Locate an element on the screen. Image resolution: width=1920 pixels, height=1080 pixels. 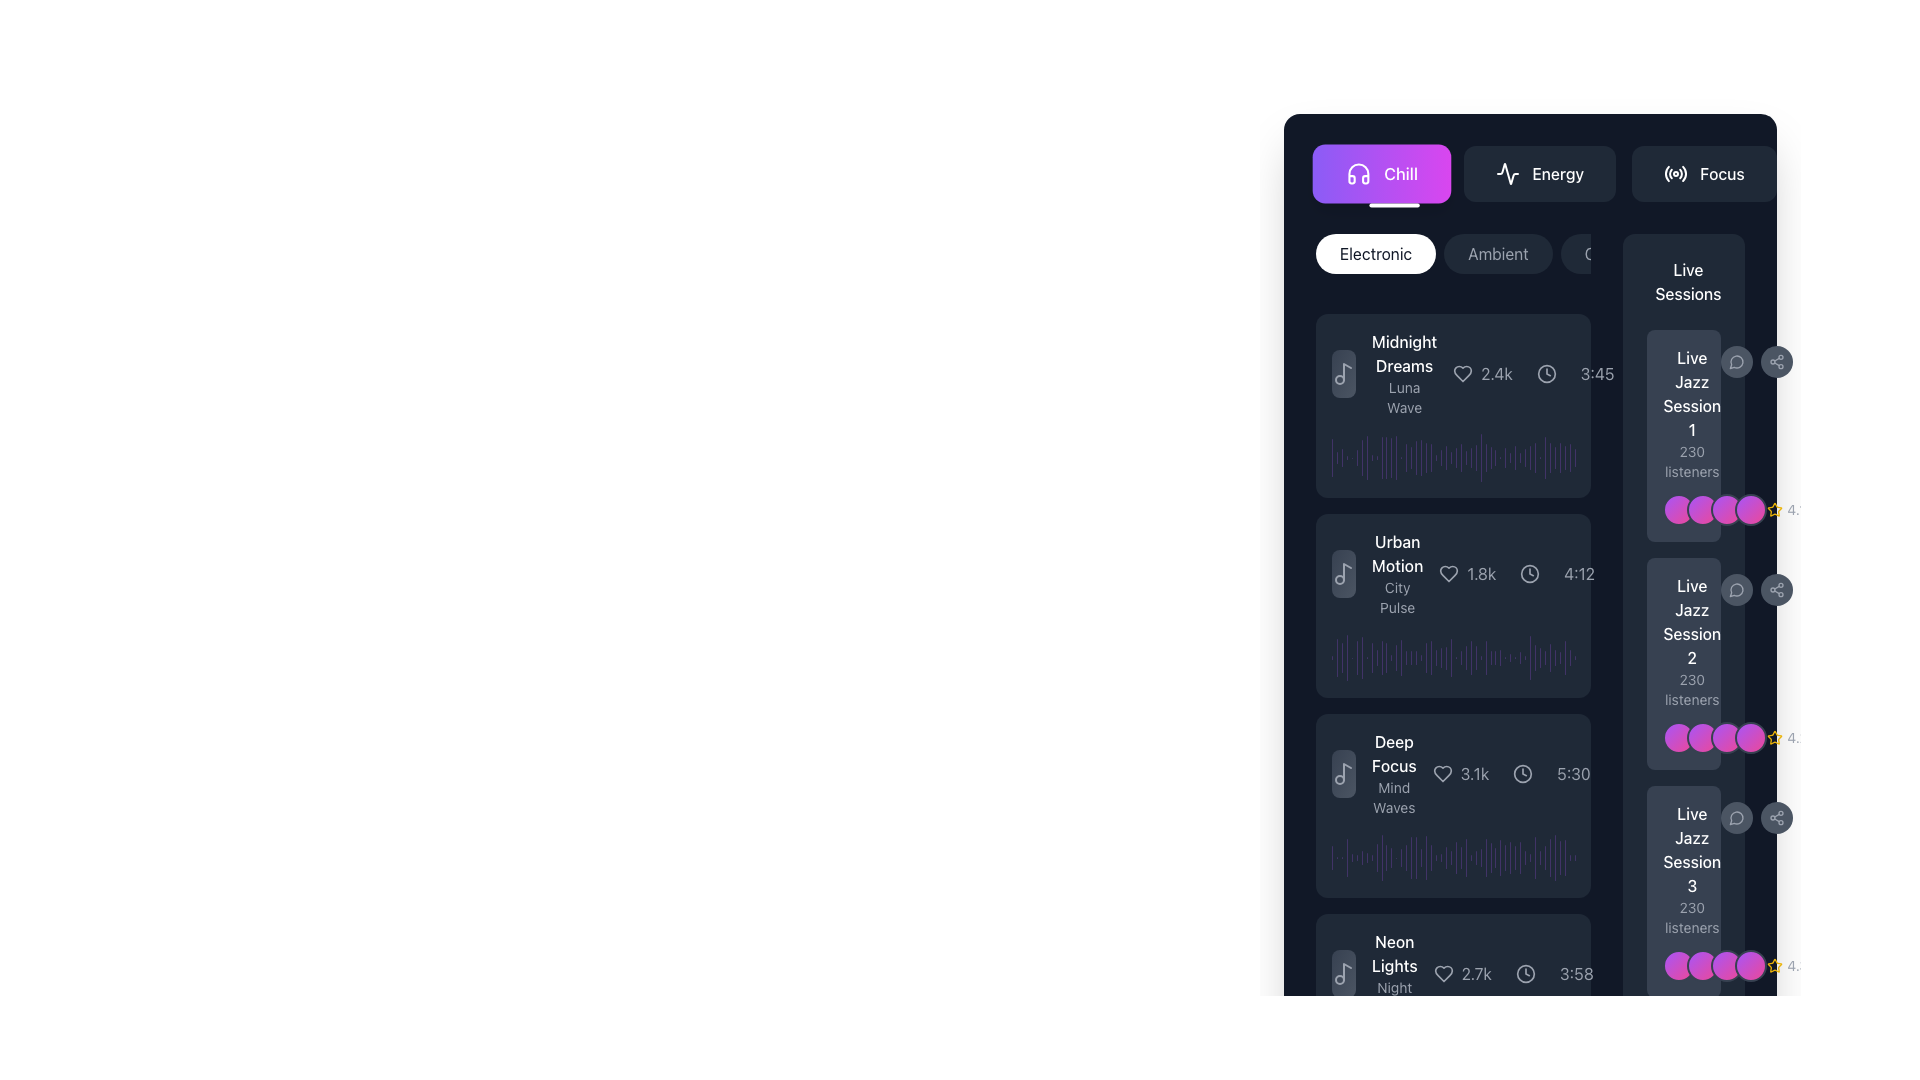
the decorative progress indicator located as the 19th bar from the left, aligned with the 'Deep Focus' item in the list is located at coordinates (1420, 856).